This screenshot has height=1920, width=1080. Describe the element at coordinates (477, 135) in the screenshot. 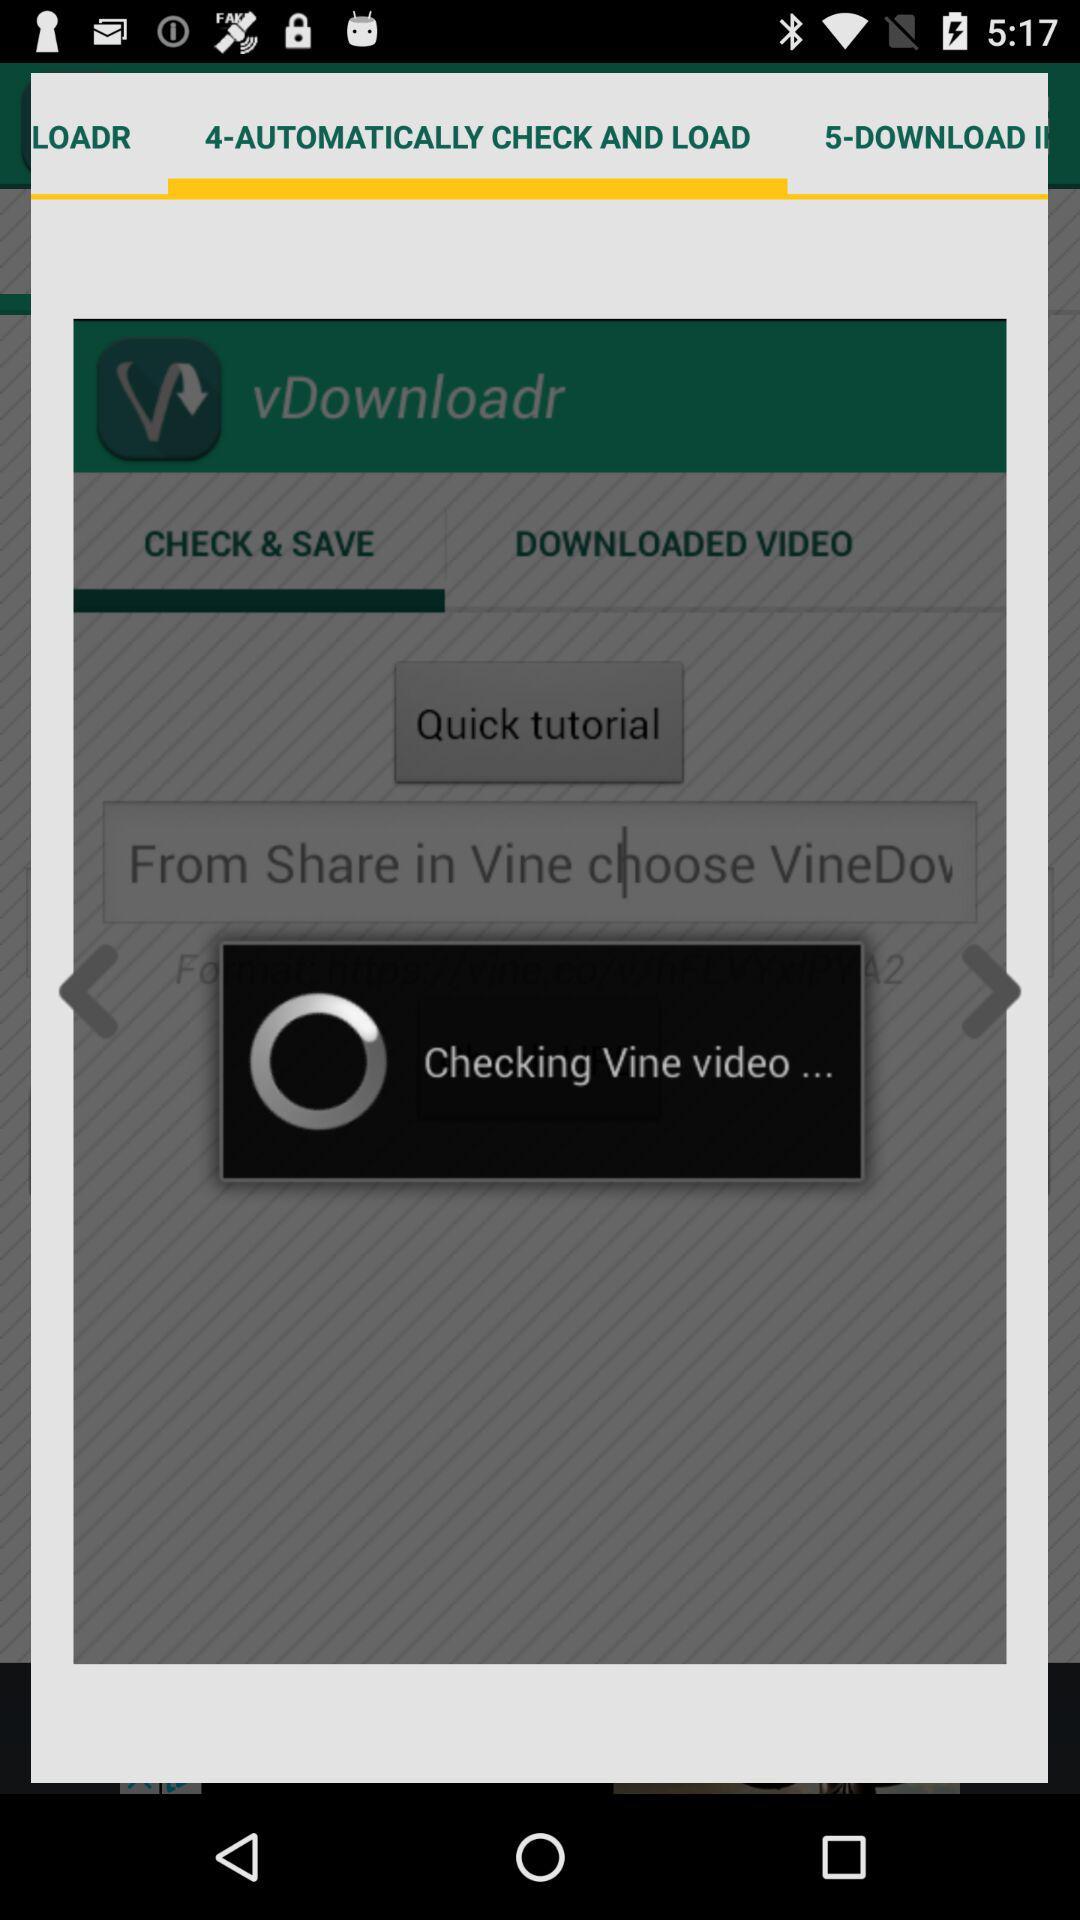

I see `4 automatically check icon` at that location.